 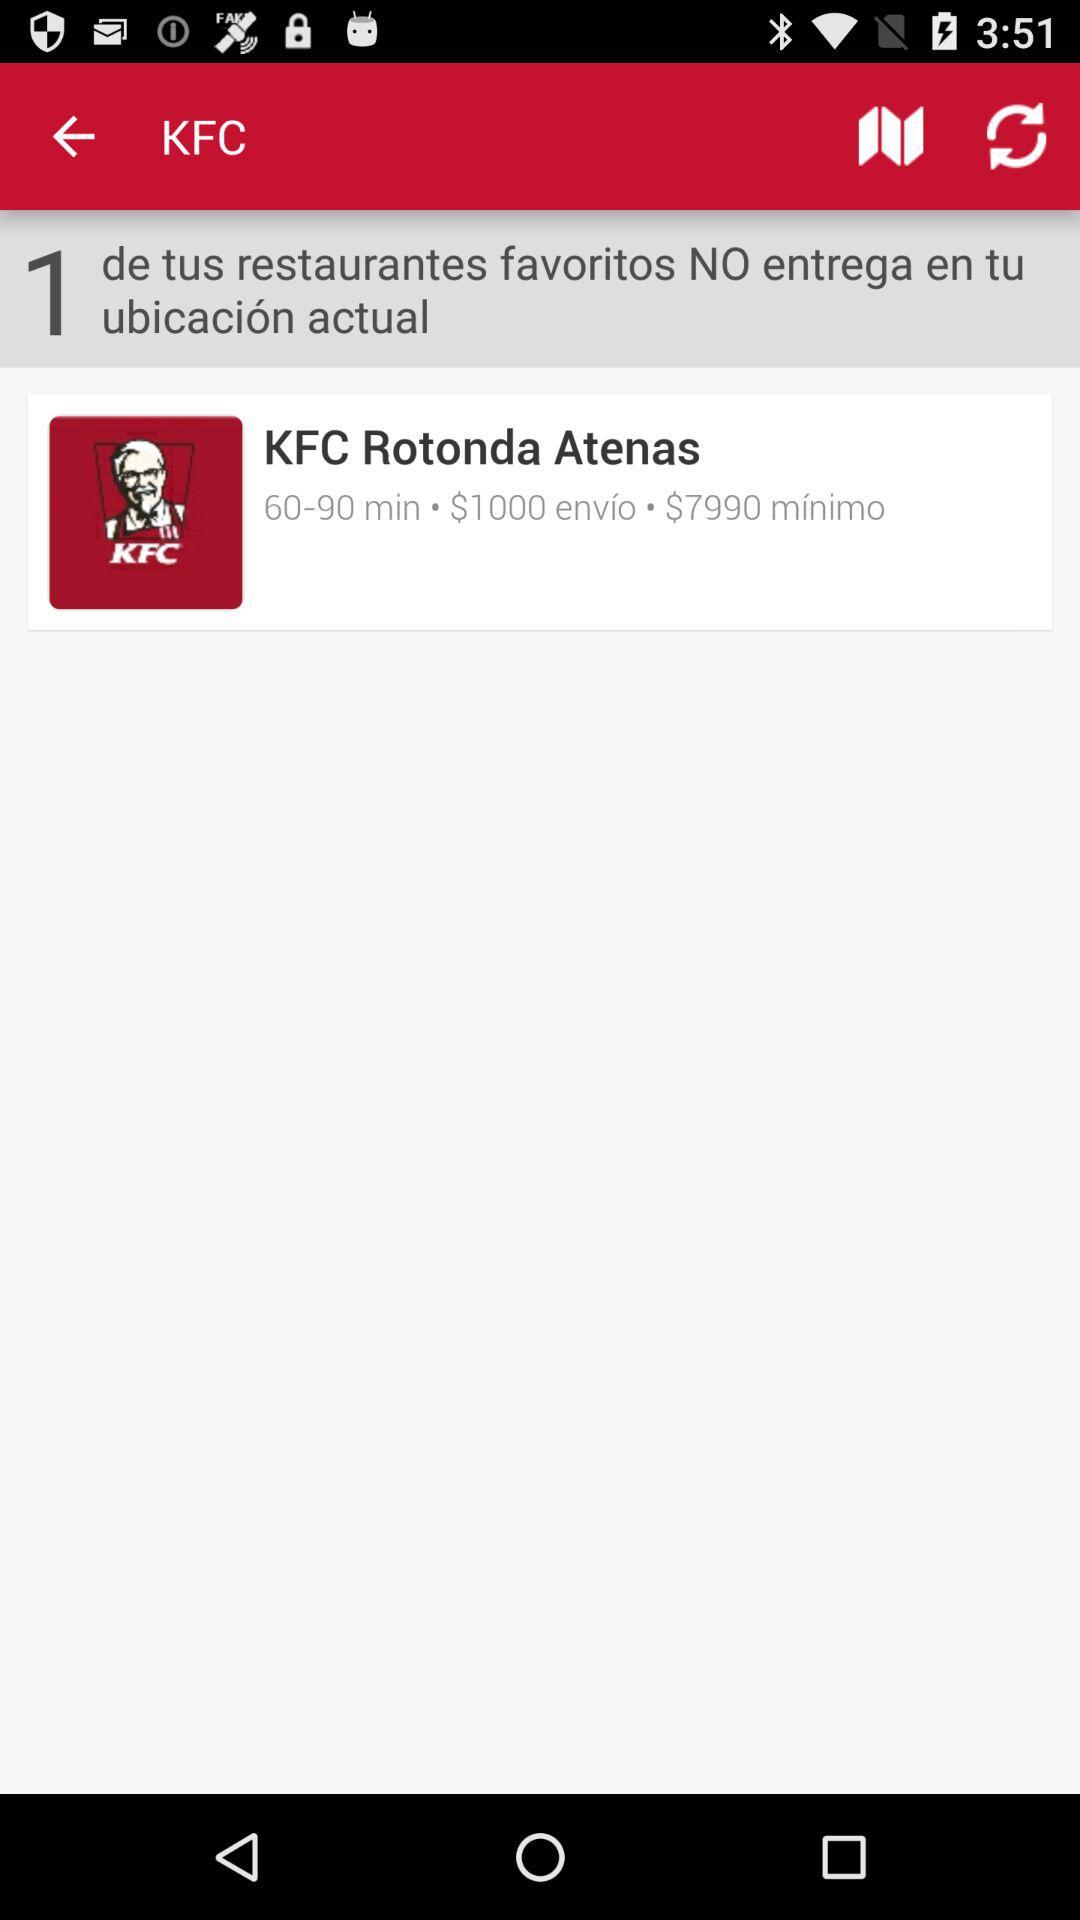 What do you see at coordinates (589, 287) in the screenshot?
I see `item to the right of the 1 item` at bounding box center [589, 287].